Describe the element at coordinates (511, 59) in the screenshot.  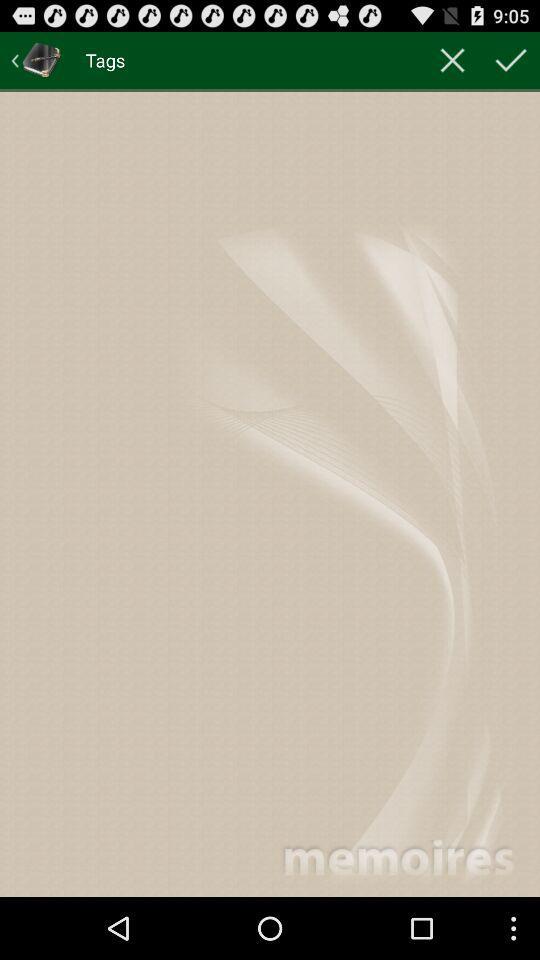
I see `approve` at that location.